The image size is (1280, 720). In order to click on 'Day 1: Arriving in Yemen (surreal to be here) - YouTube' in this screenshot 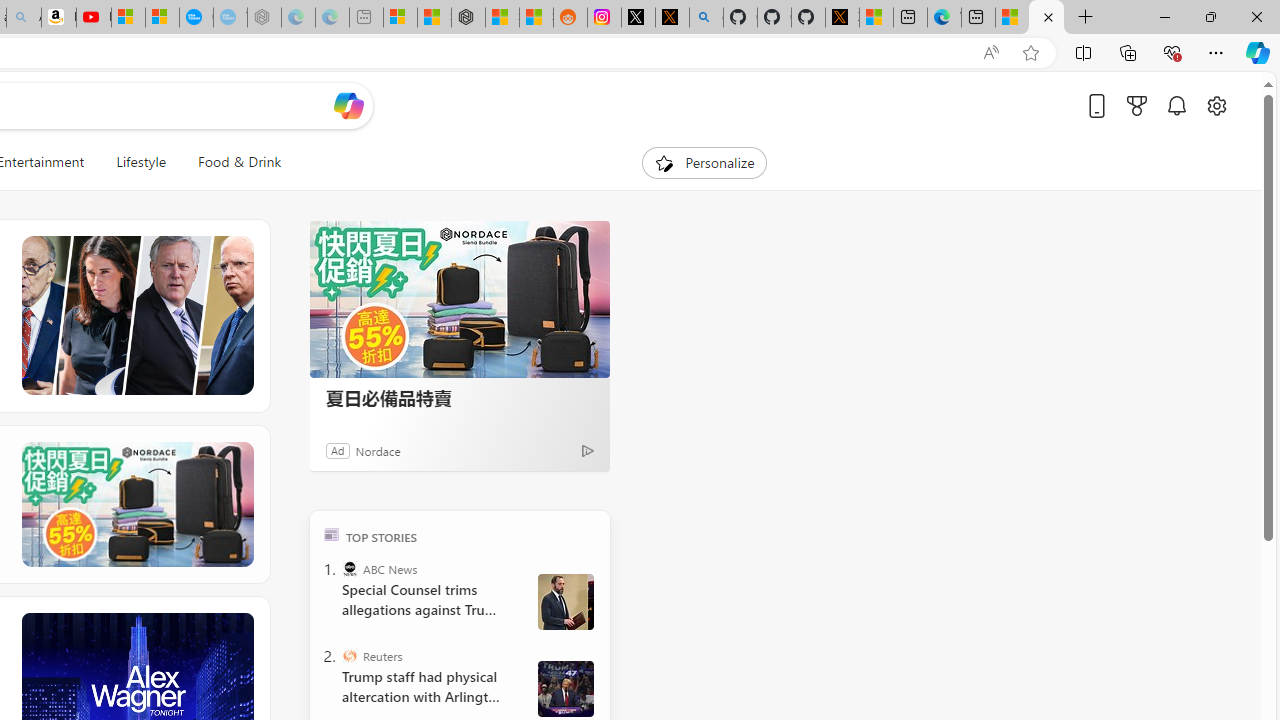, I will do `click(93, 17)`.